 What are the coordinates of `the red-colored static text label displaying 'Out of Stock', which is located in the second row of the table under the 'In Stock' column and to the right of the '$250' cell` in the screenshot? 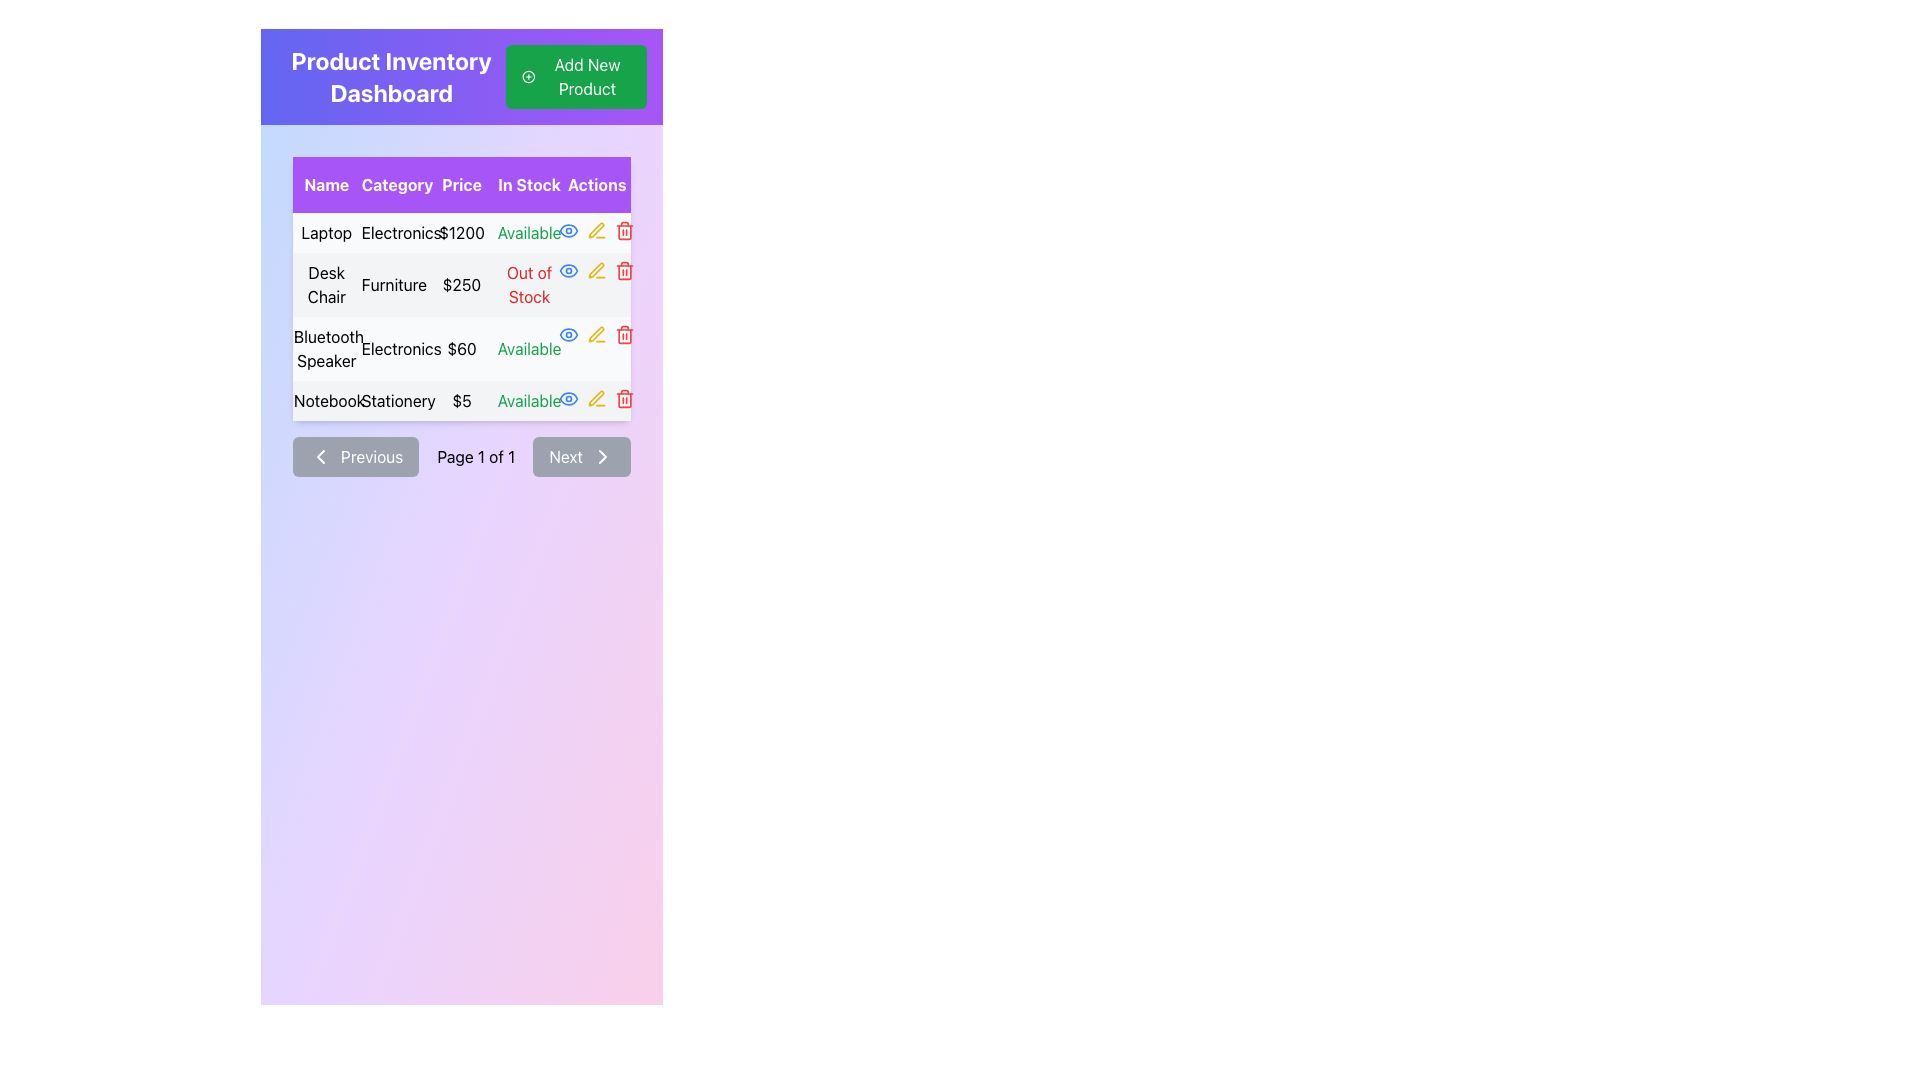 It's located at (529, 285).